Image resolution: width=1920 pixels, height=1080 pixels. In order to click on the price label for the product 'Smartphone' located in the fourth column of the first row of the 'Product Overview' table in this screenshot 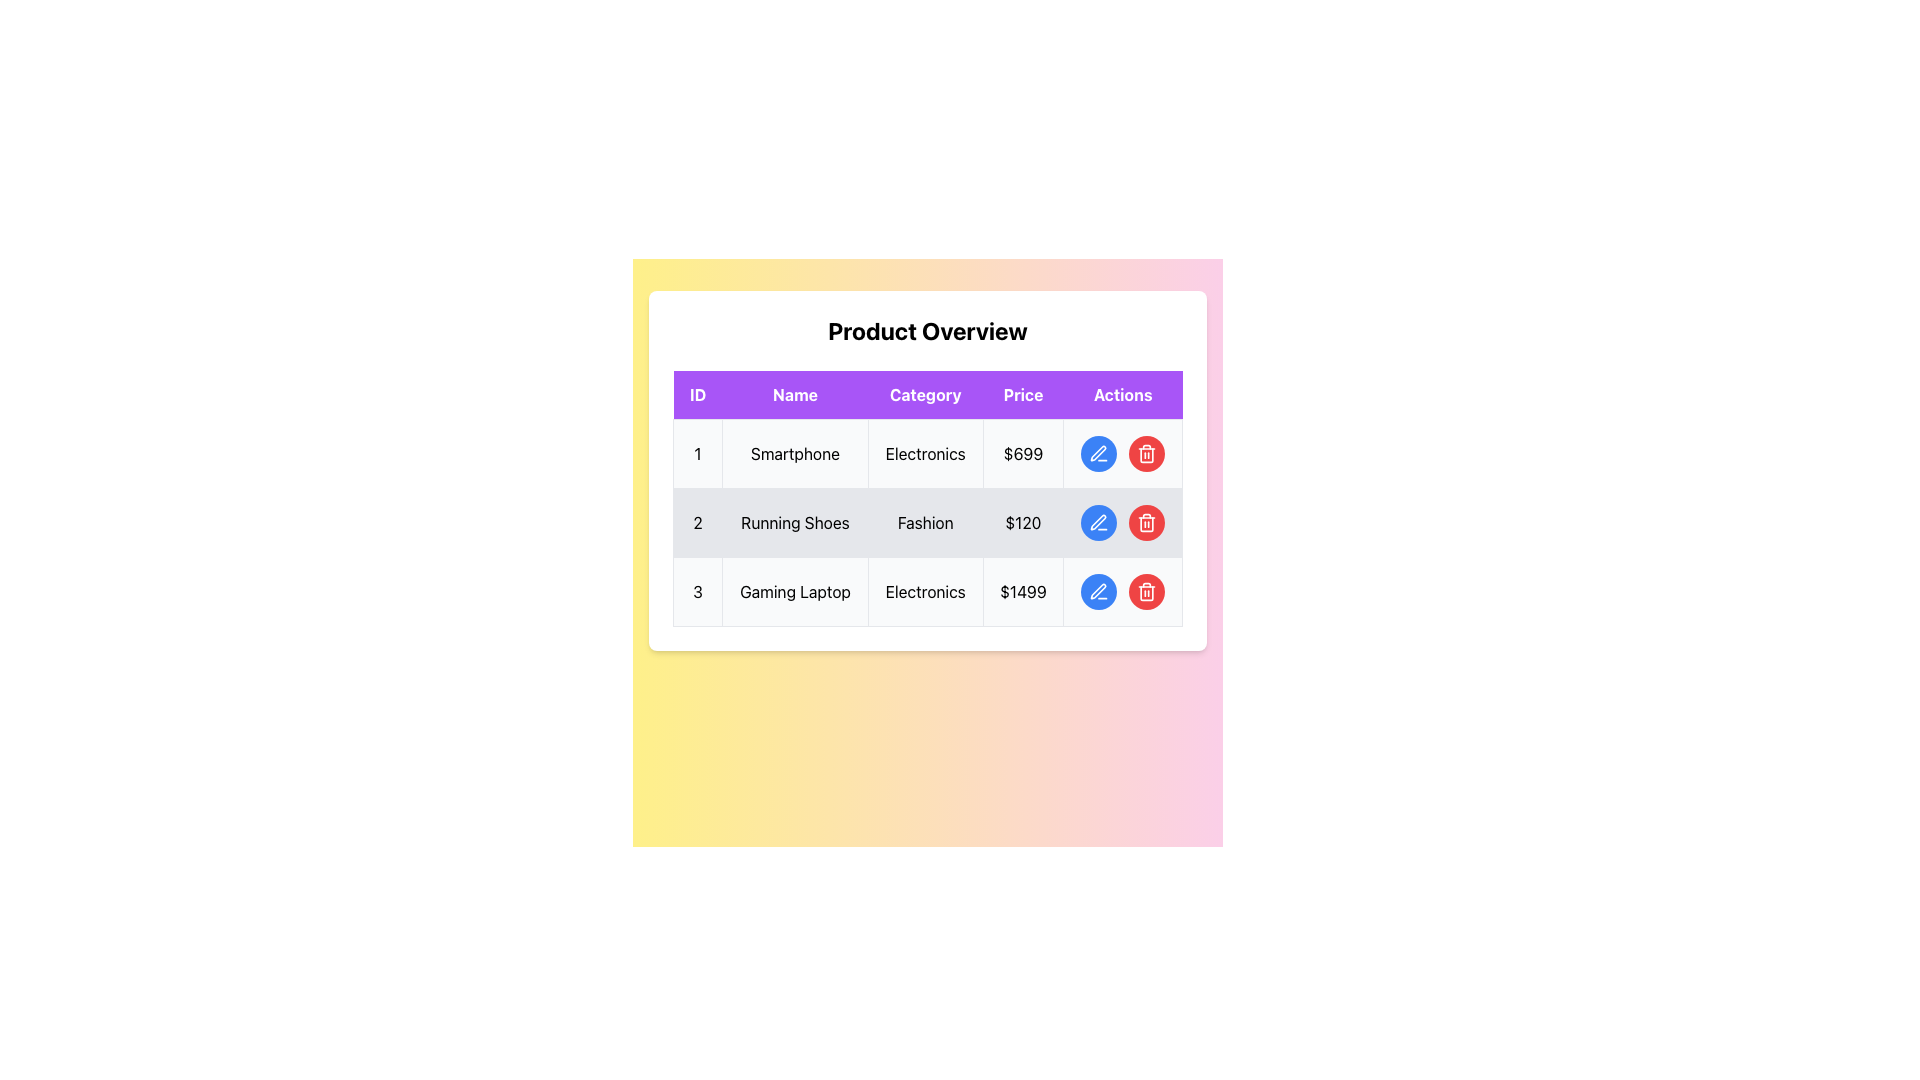, I will do `click(1023, 454)`.